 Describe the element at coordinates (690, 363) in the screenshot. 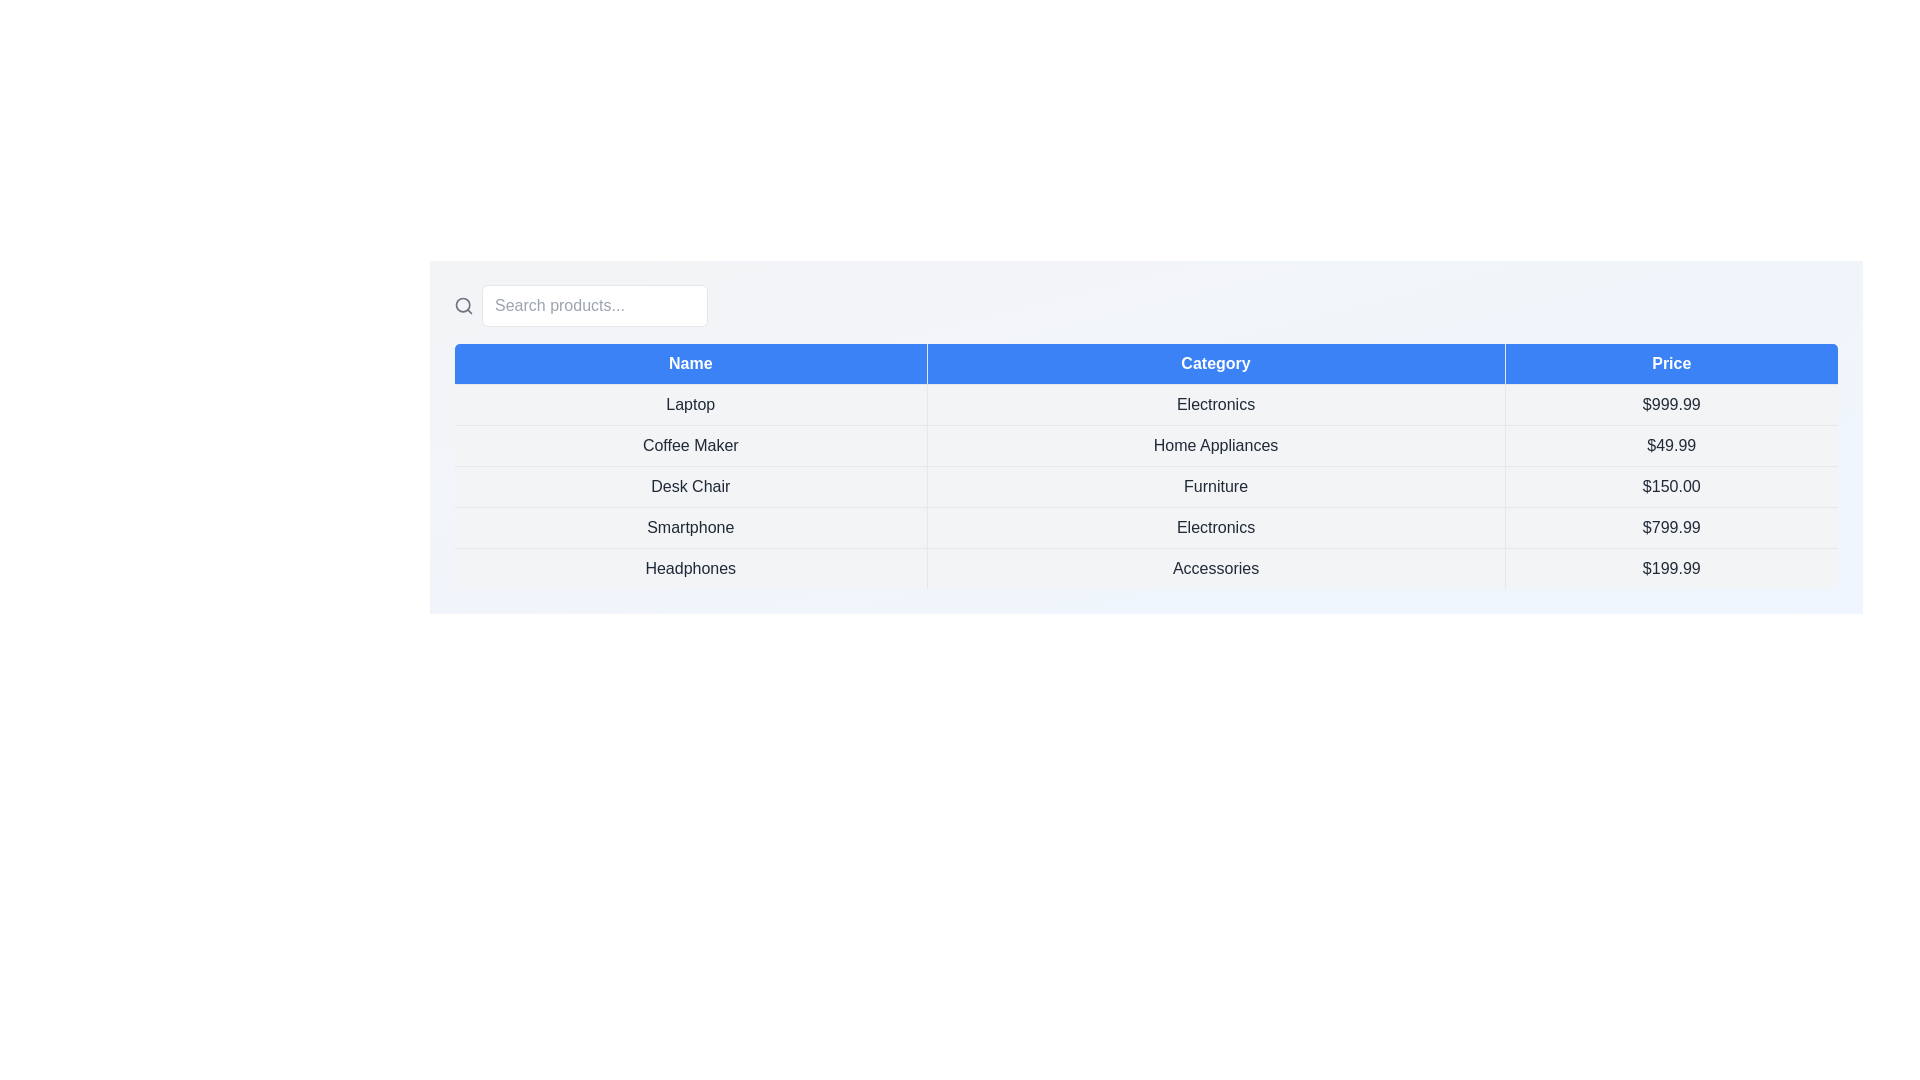

I see `the 'Name' table header, which is the first column header in a table with a blue background and white text` at that location.